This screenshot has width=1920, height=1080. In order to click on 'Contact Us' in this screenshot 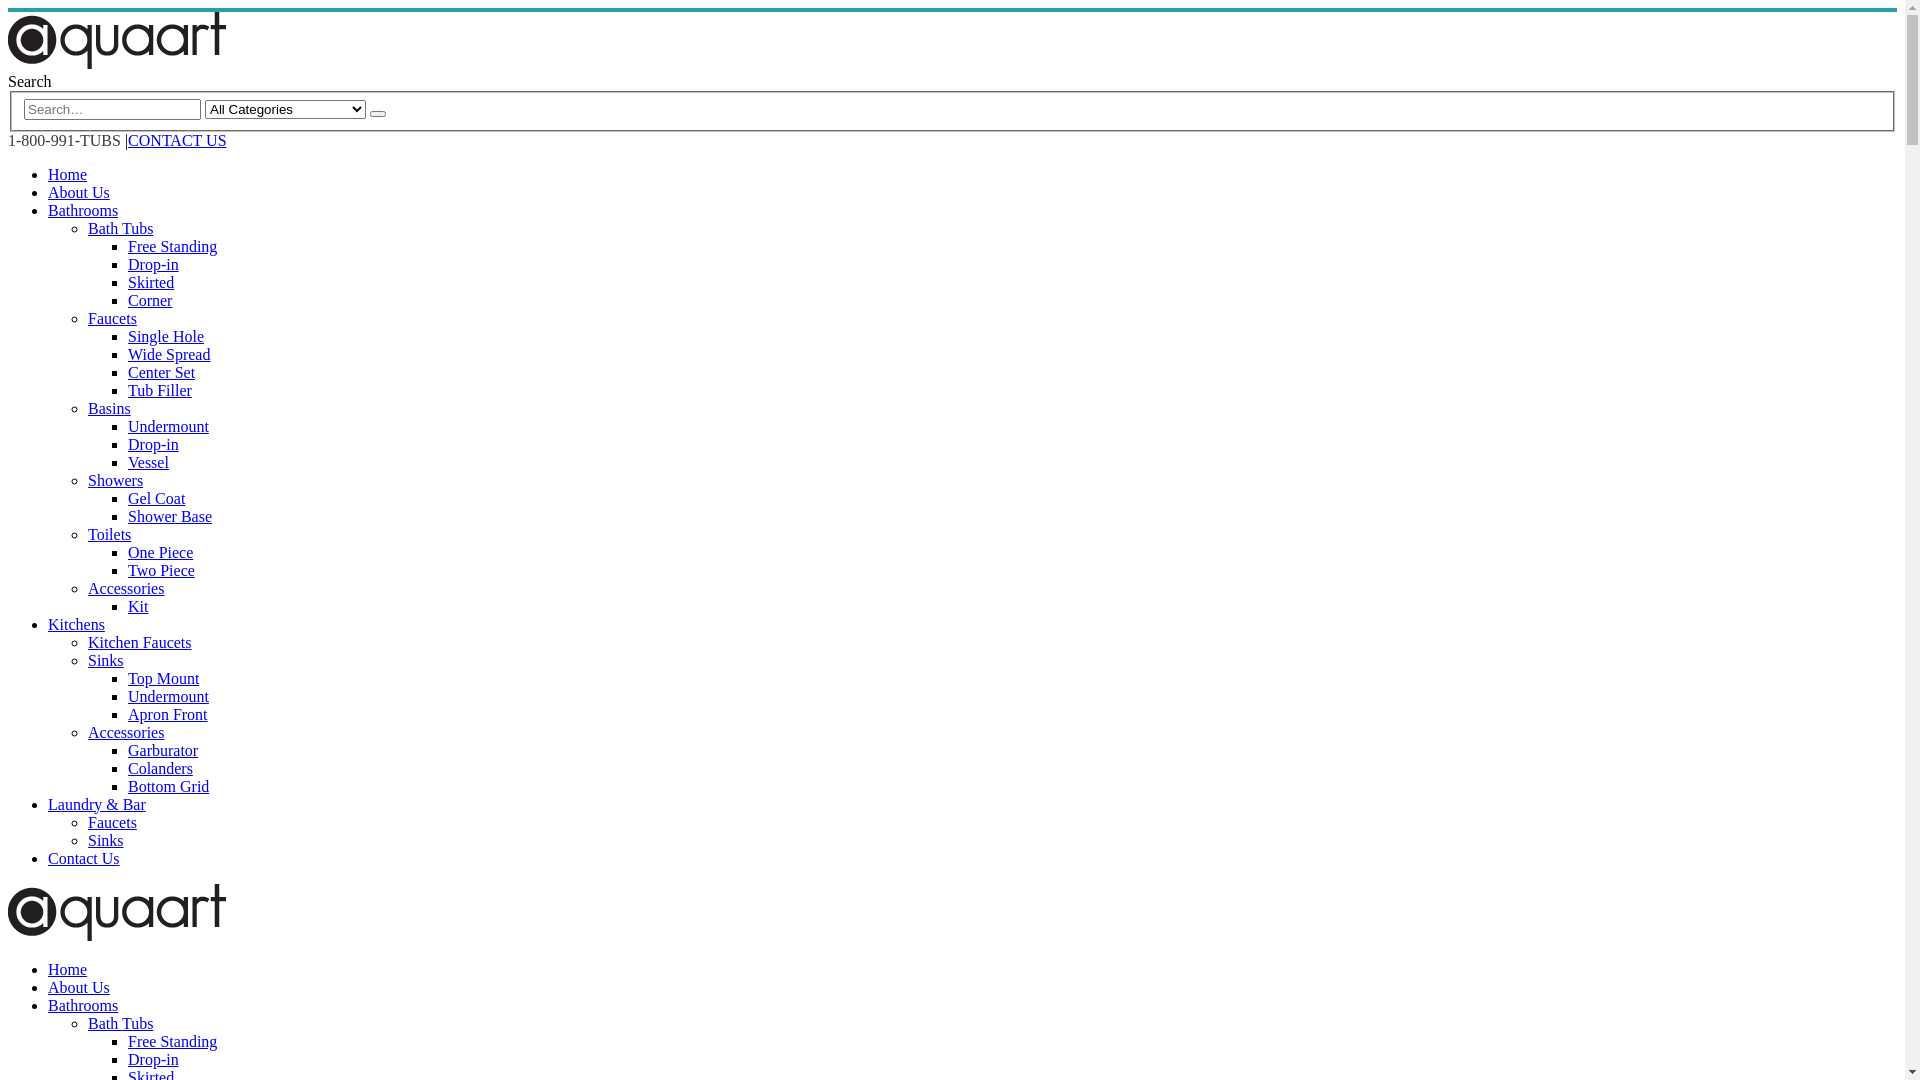, I will do `click(82, 857)`.